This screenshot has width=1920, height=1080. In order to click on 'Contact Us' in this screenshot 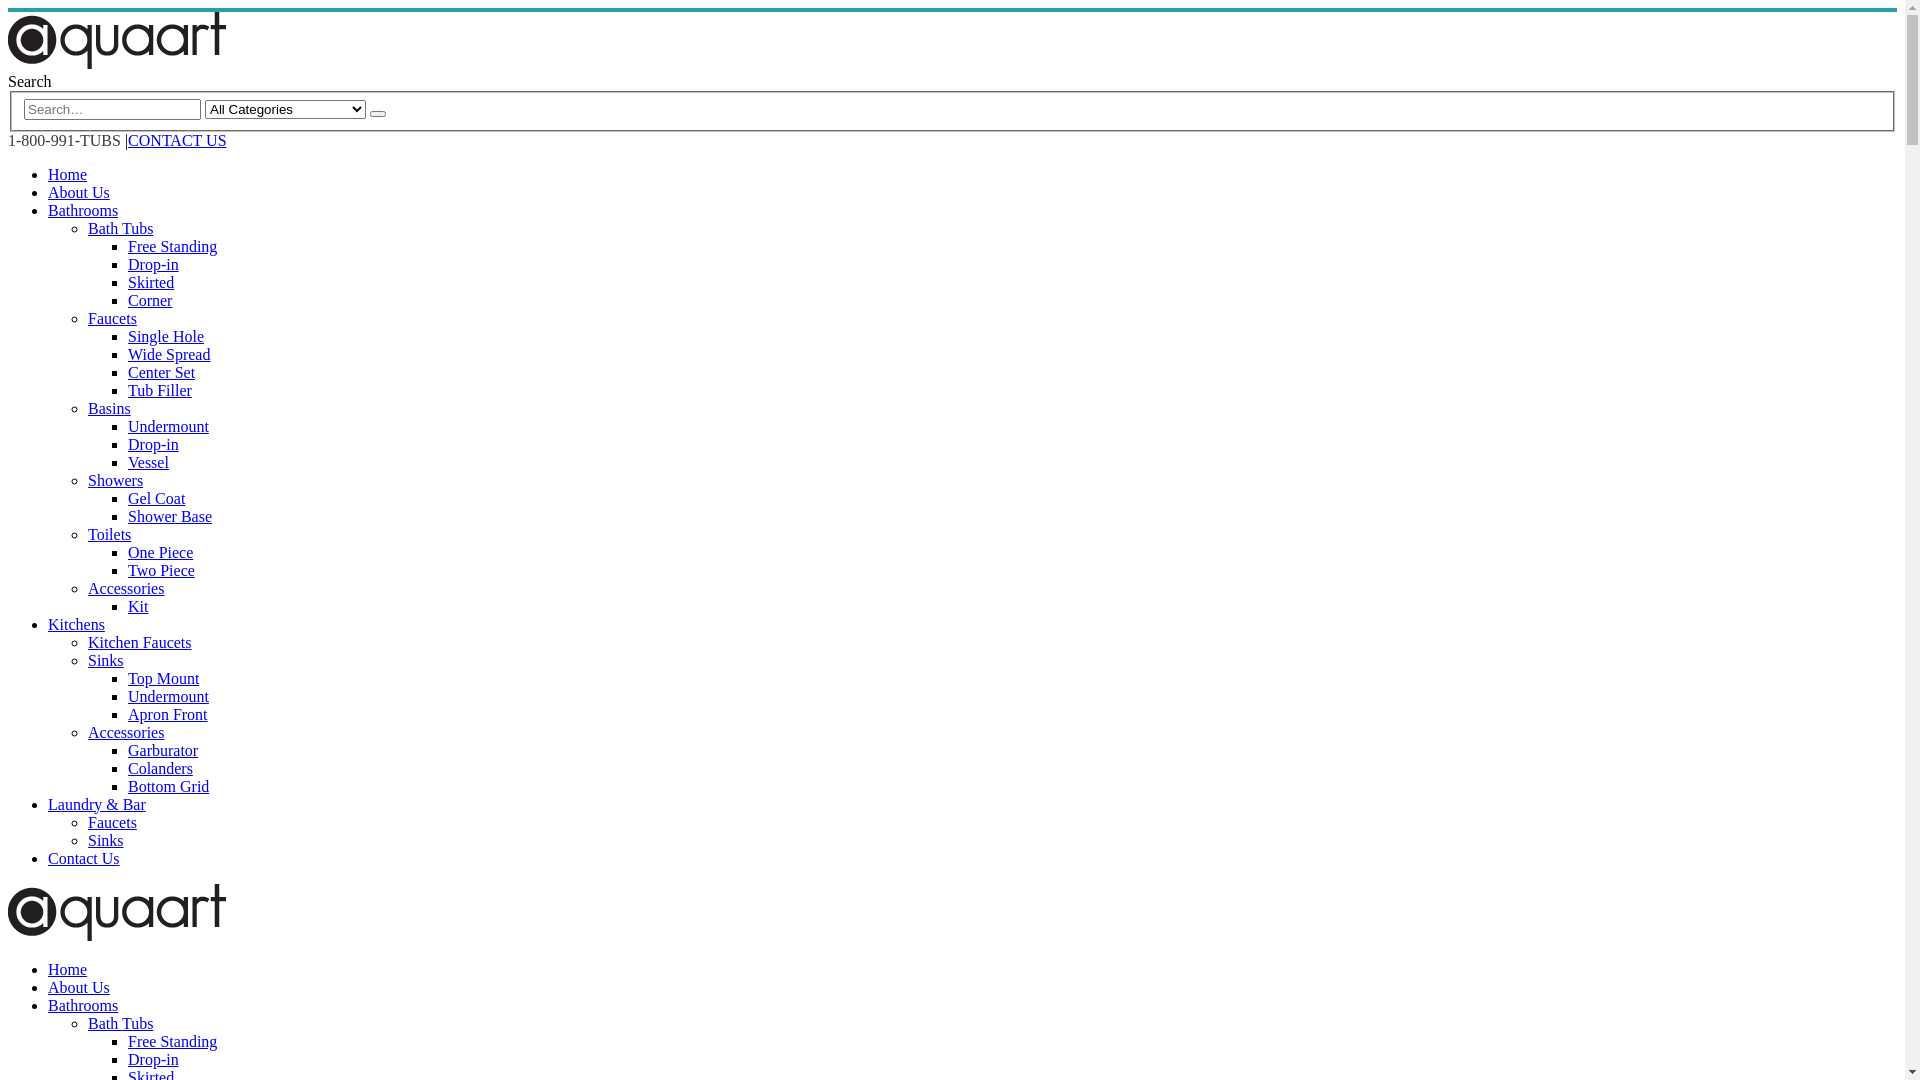, I will do `click(82, 857)`.